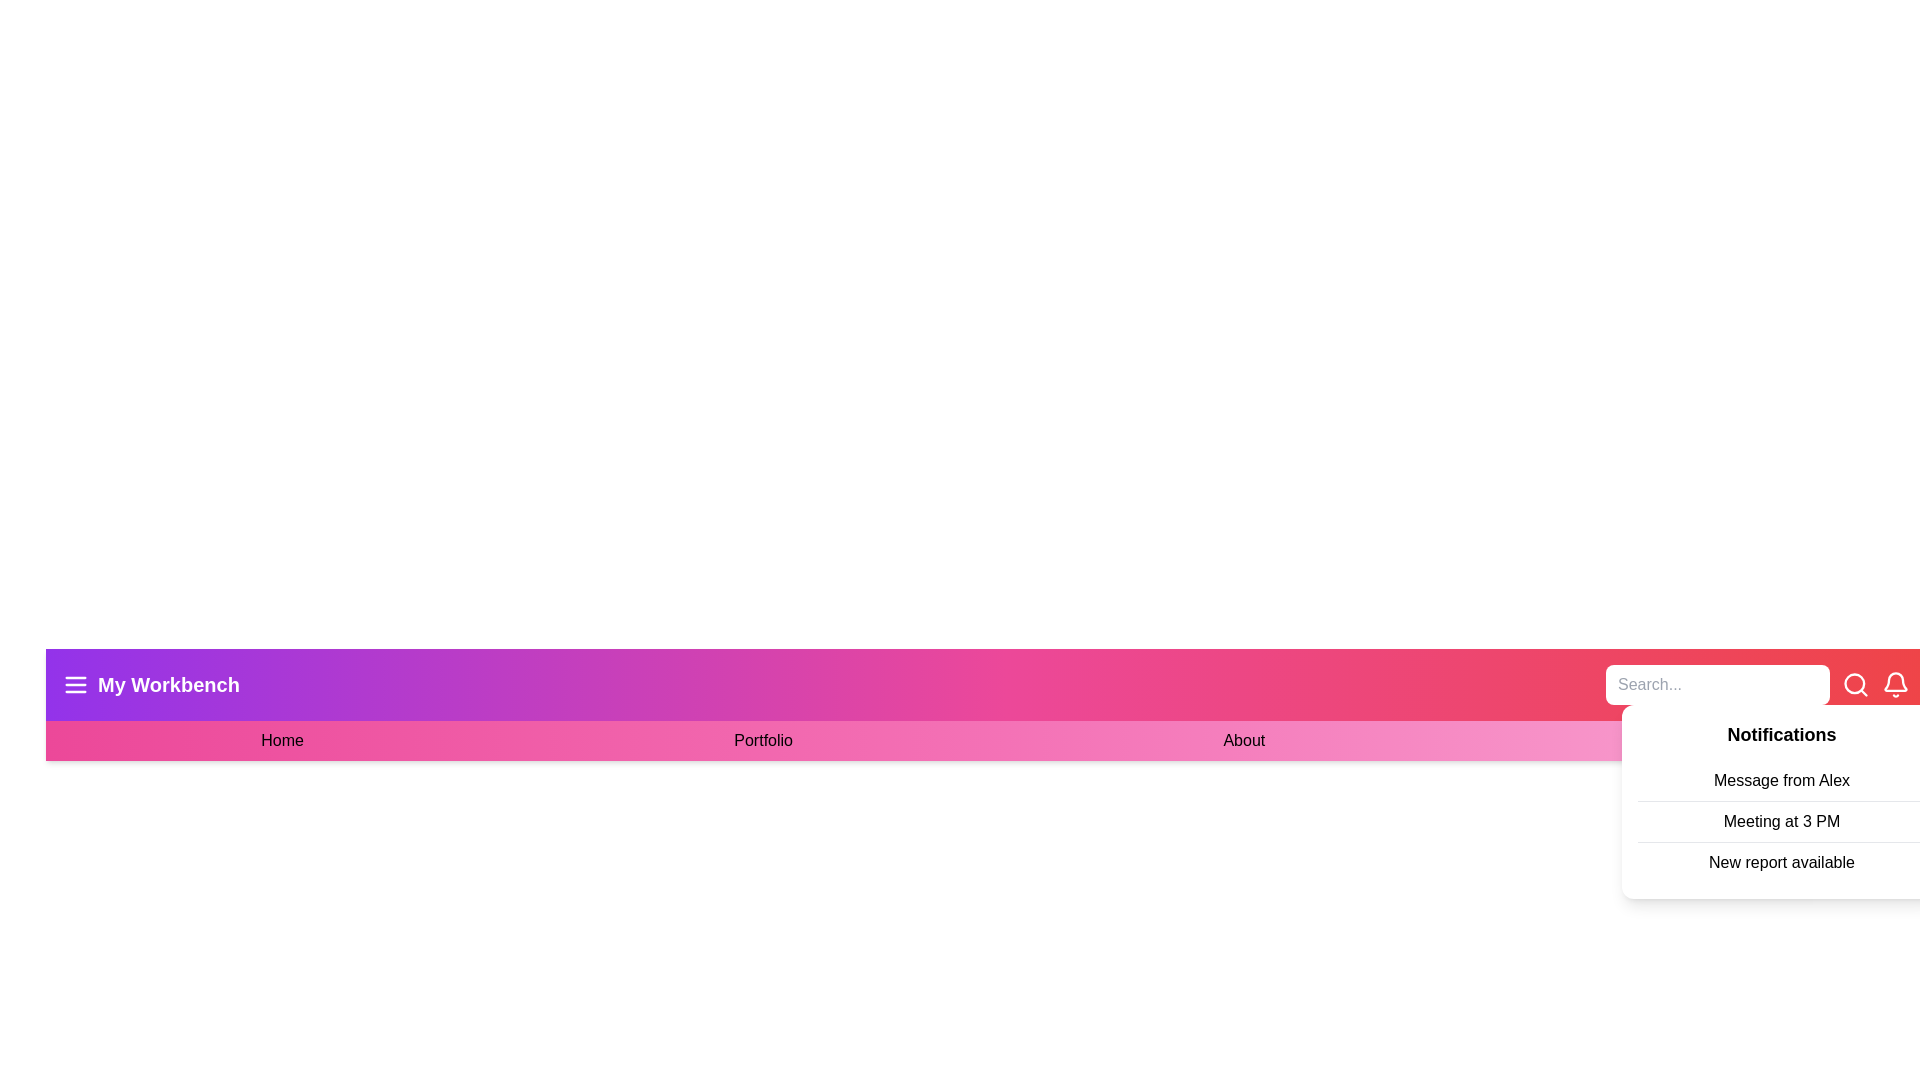 The height and width of the screenshot is (1080, 1920). What do you see at coordinates (1853, 682) in the screenshot?
I see `the decorative circular element located in the center of the search icon at the top-right corner of the interface` at bounding box center [1853, 682].